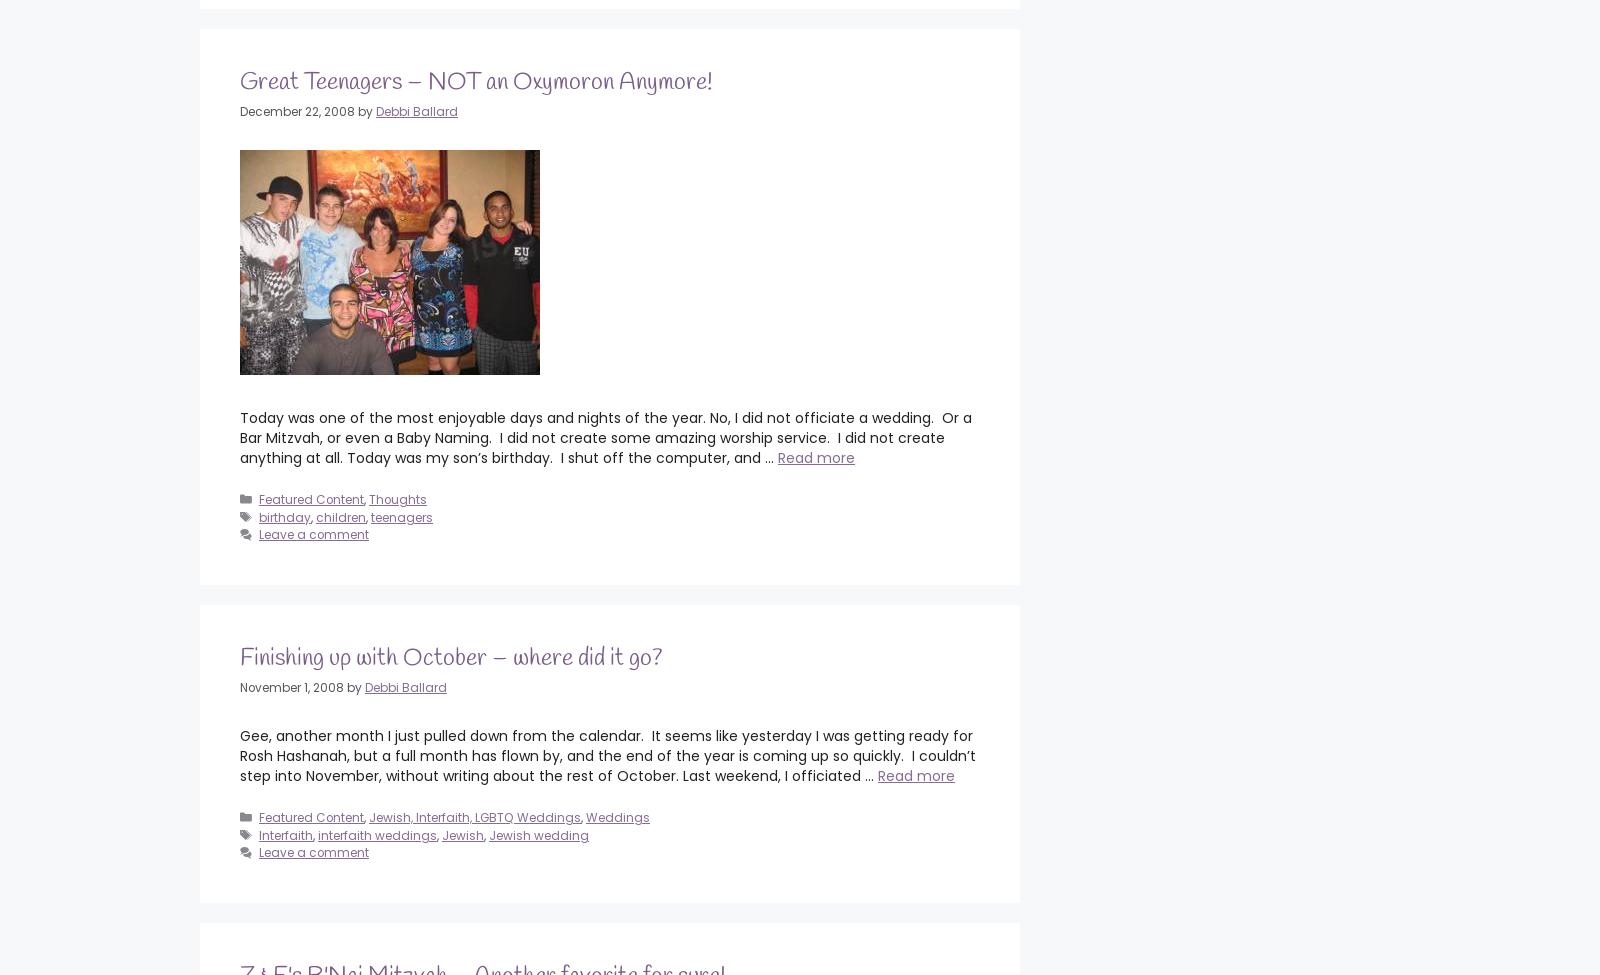 This screenshot has height=975, width=1600. I want to click on 'birthday', so click(284, 516).